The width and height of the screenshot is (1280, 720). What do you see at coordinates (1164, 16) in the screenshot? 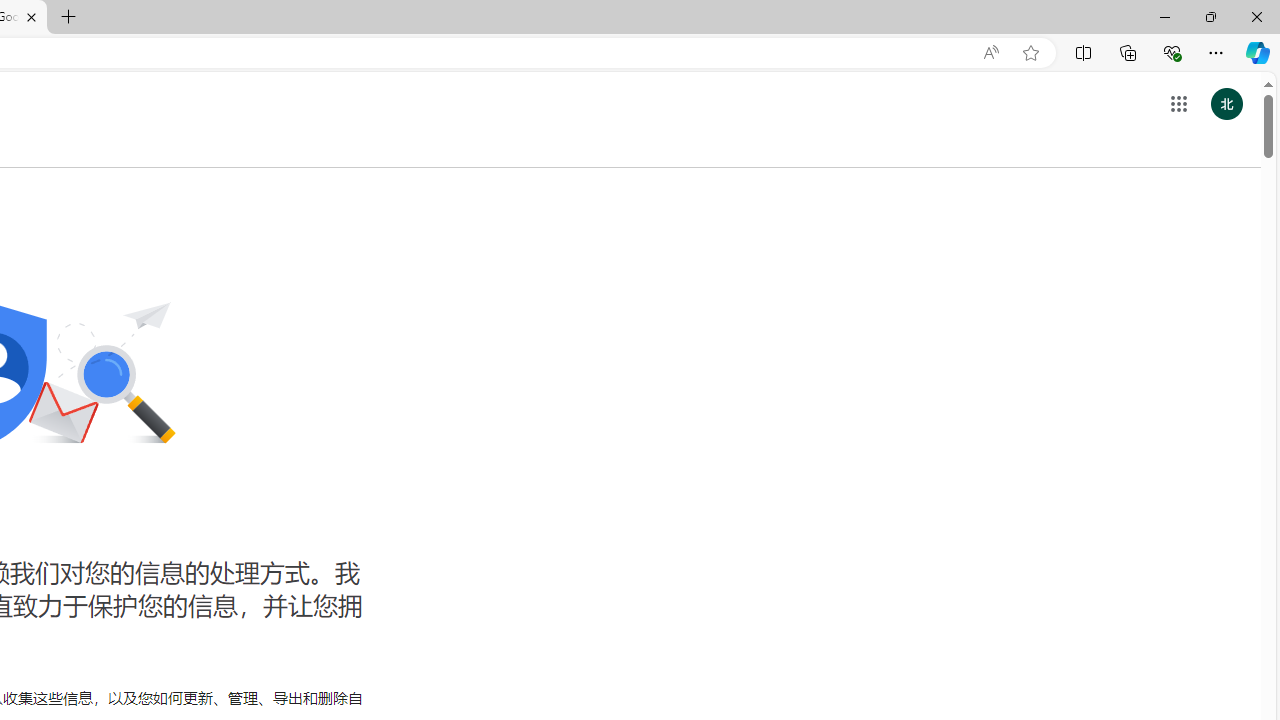
I see `'Minimize'` at bounding box center [1164, 16].